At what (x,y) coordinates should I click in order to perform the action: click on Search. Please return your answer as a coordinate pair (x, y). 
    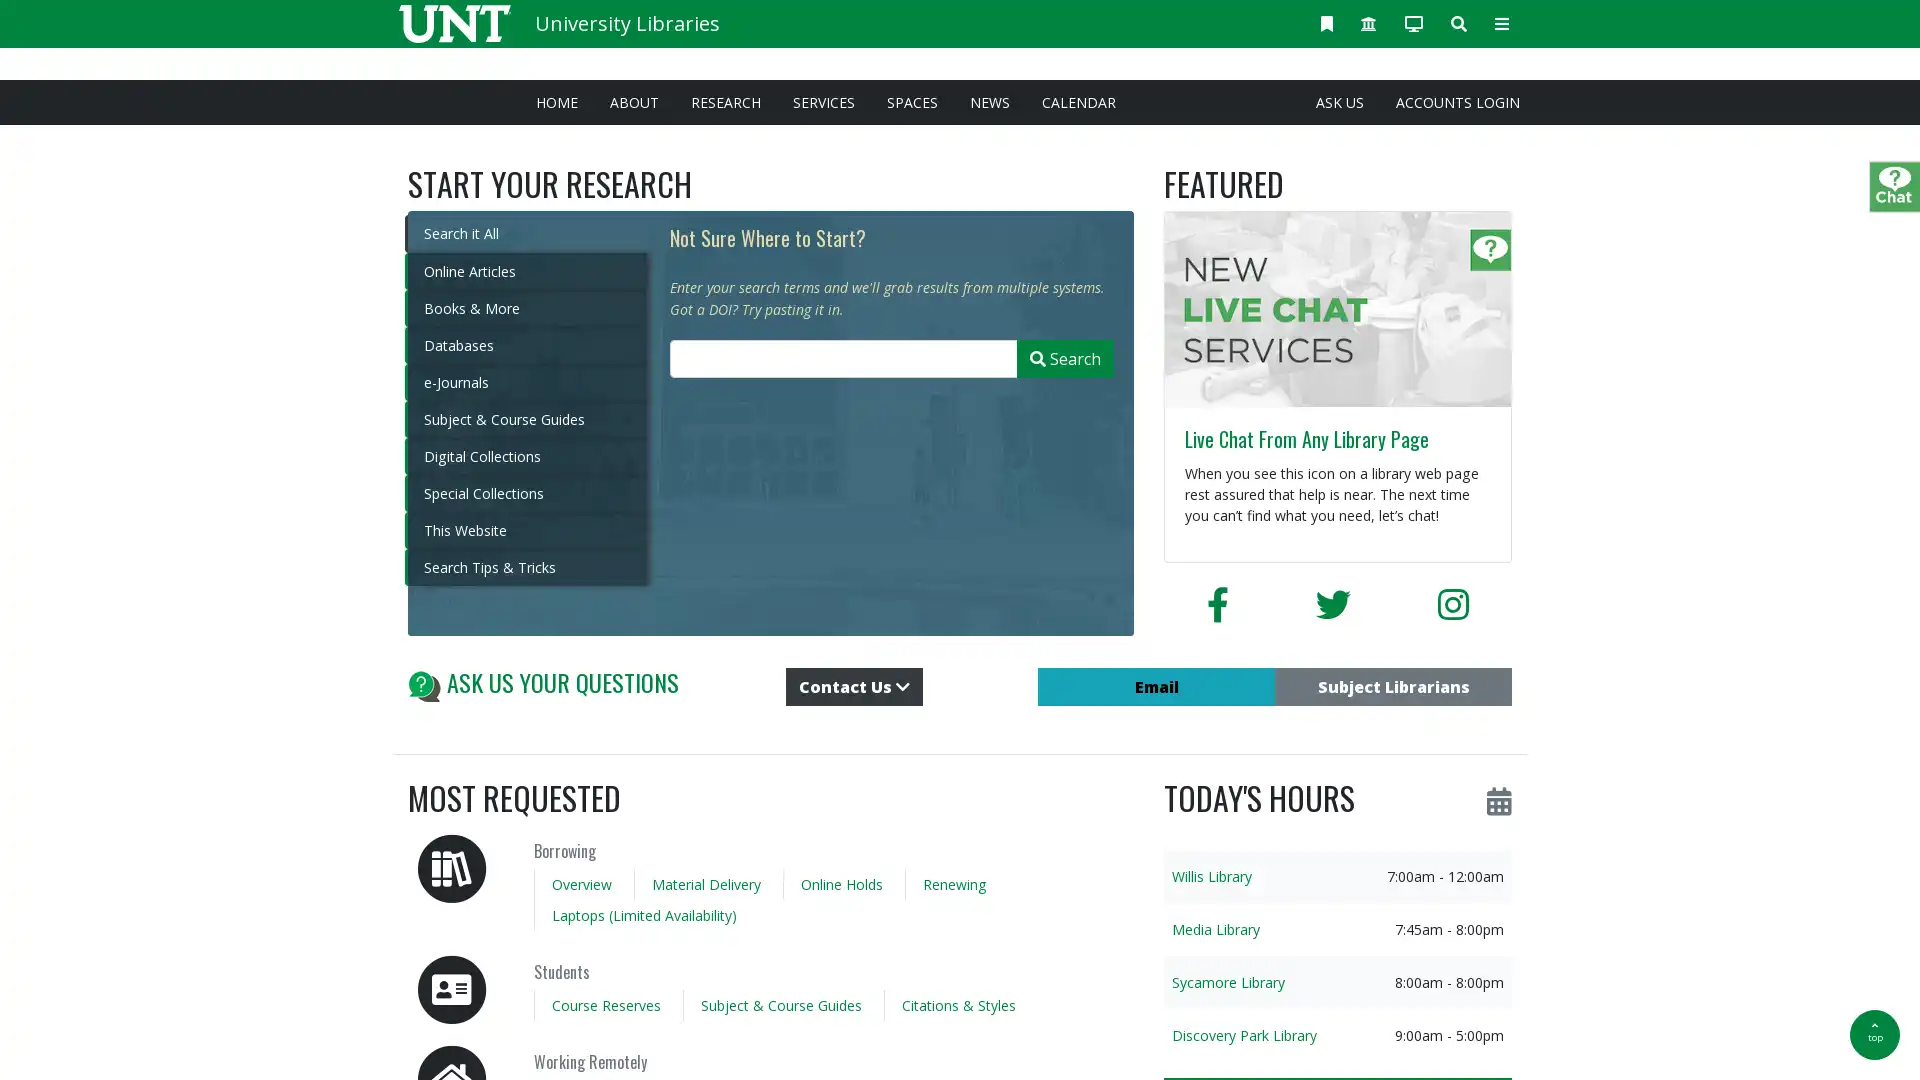
    Looking at the image, I should click on (1064, 357).